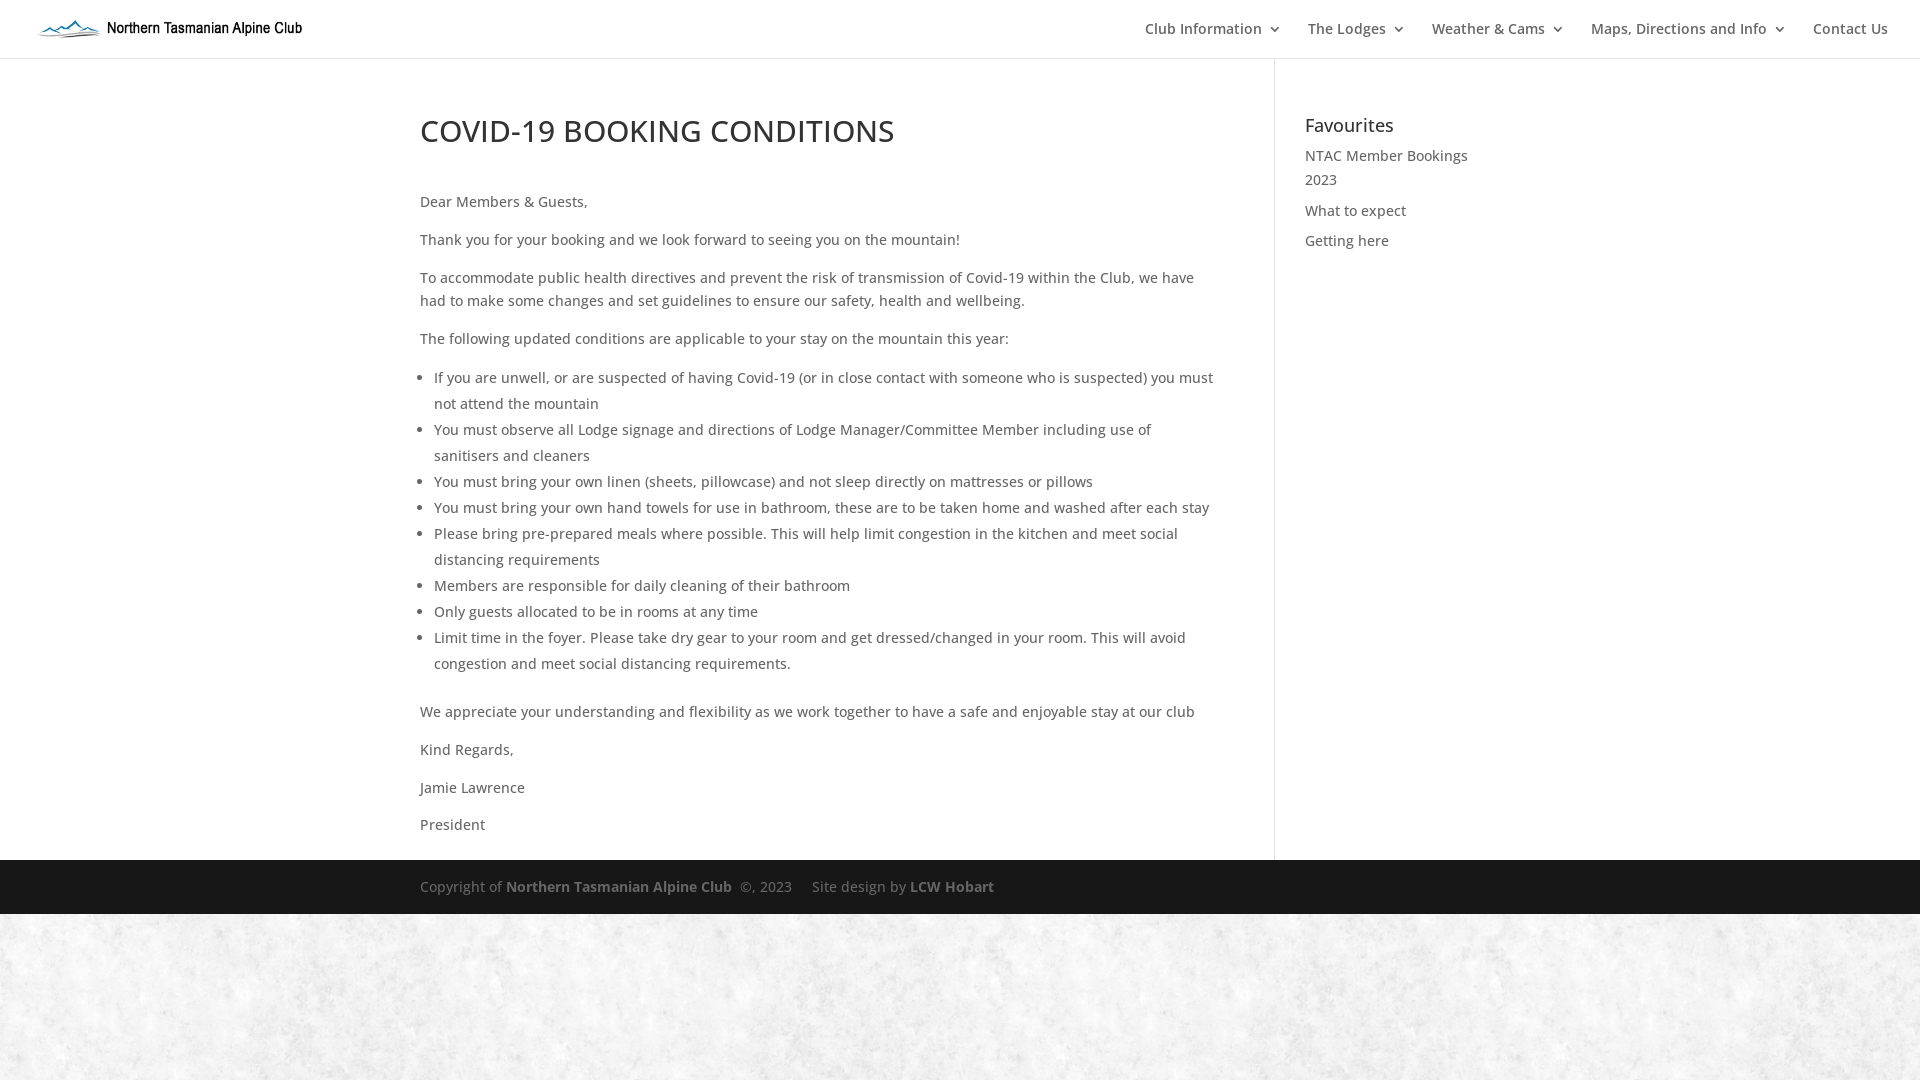 This screenshot has width=1920, height=1080. What do you see at coordinates (1385, 166) in the screenshot?
I see `'NTAC Member Bookings 2023'` at bounding box center [1385, 166].